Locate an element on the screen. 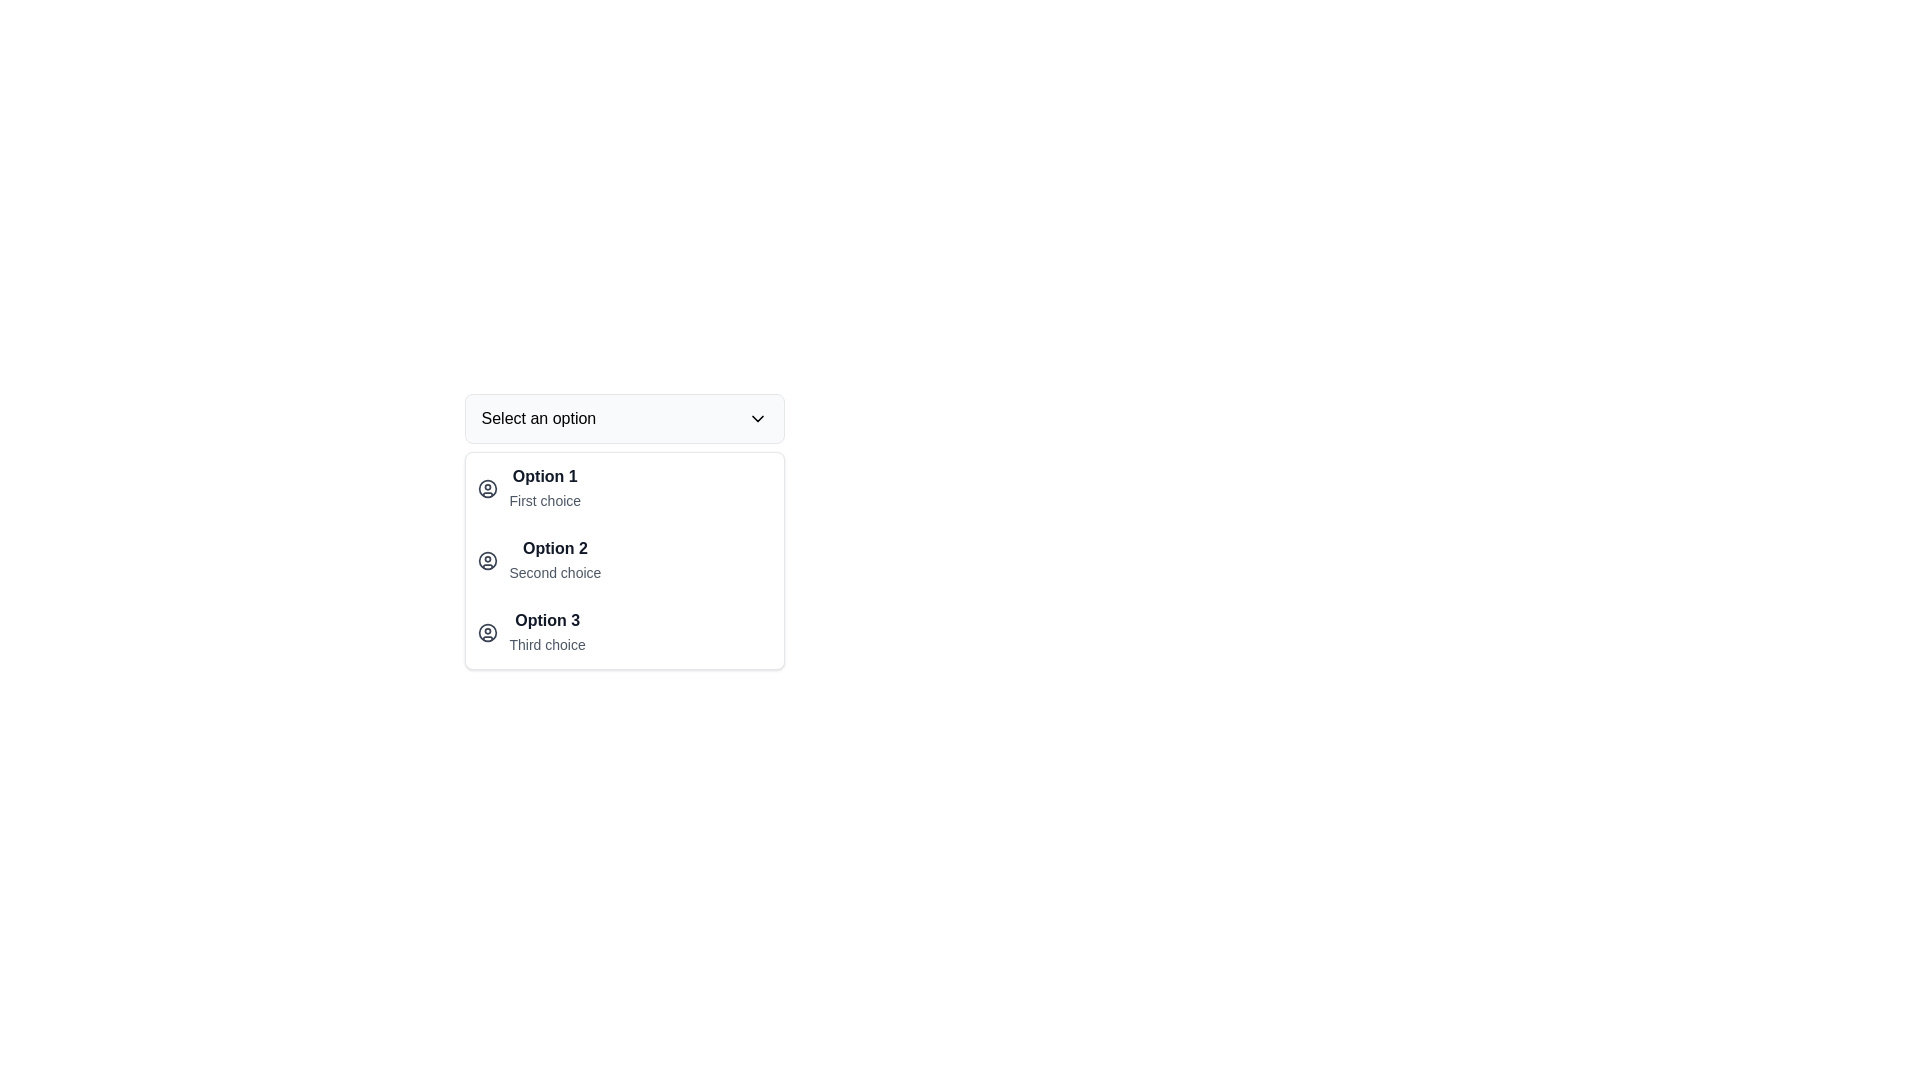  the small downward-facing chevron arrow icon located at the right end of the 'Select an option' bar is located at coordinates (756, 418).